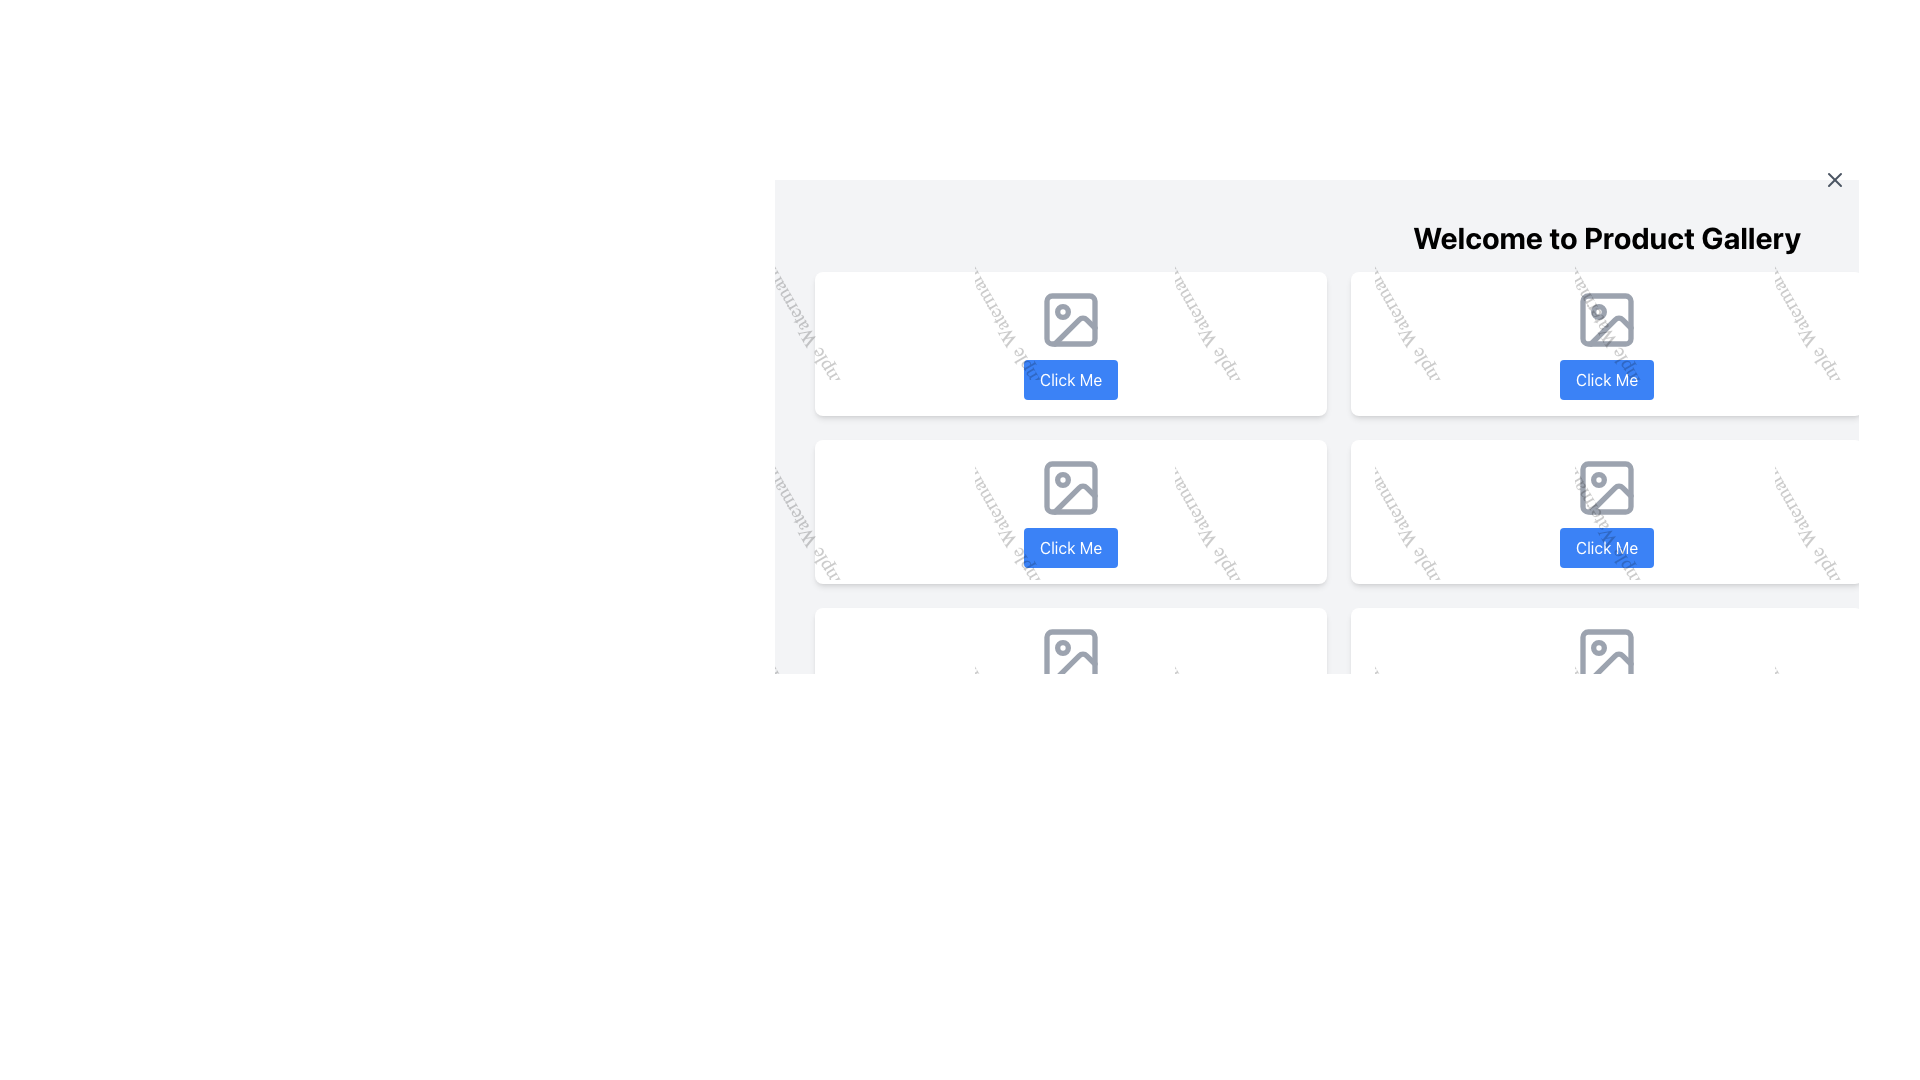 The height and width of the screenshot is (1080, 1920). What do you see at coordinates (1607, 488) in the screenshot?
I see `the SVG rectangular shape with rounded corners that is part of the 'lucide-image' icon located in the second column of the bottom row of the displayed grid` at bounding box center [1607, 488].